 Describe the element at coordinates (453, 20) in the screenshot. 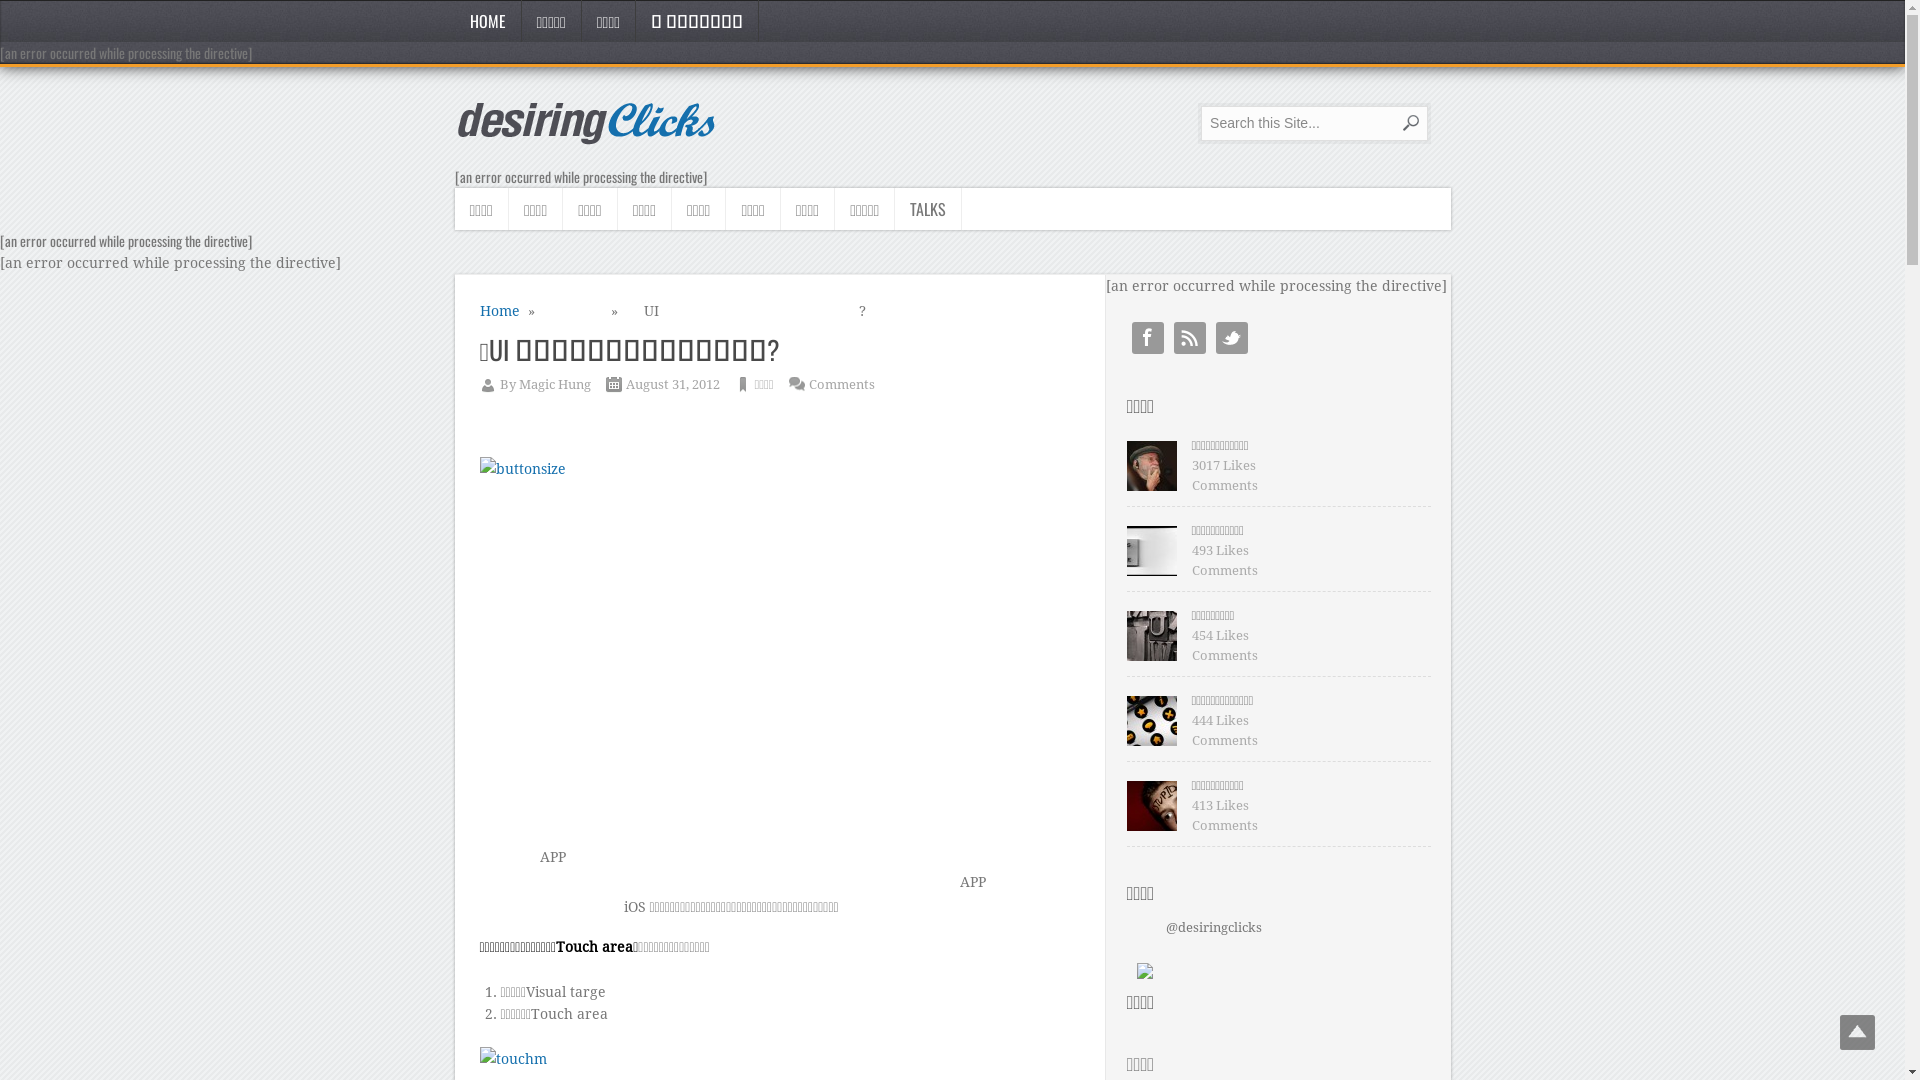

I see `'HOME'` at that location.